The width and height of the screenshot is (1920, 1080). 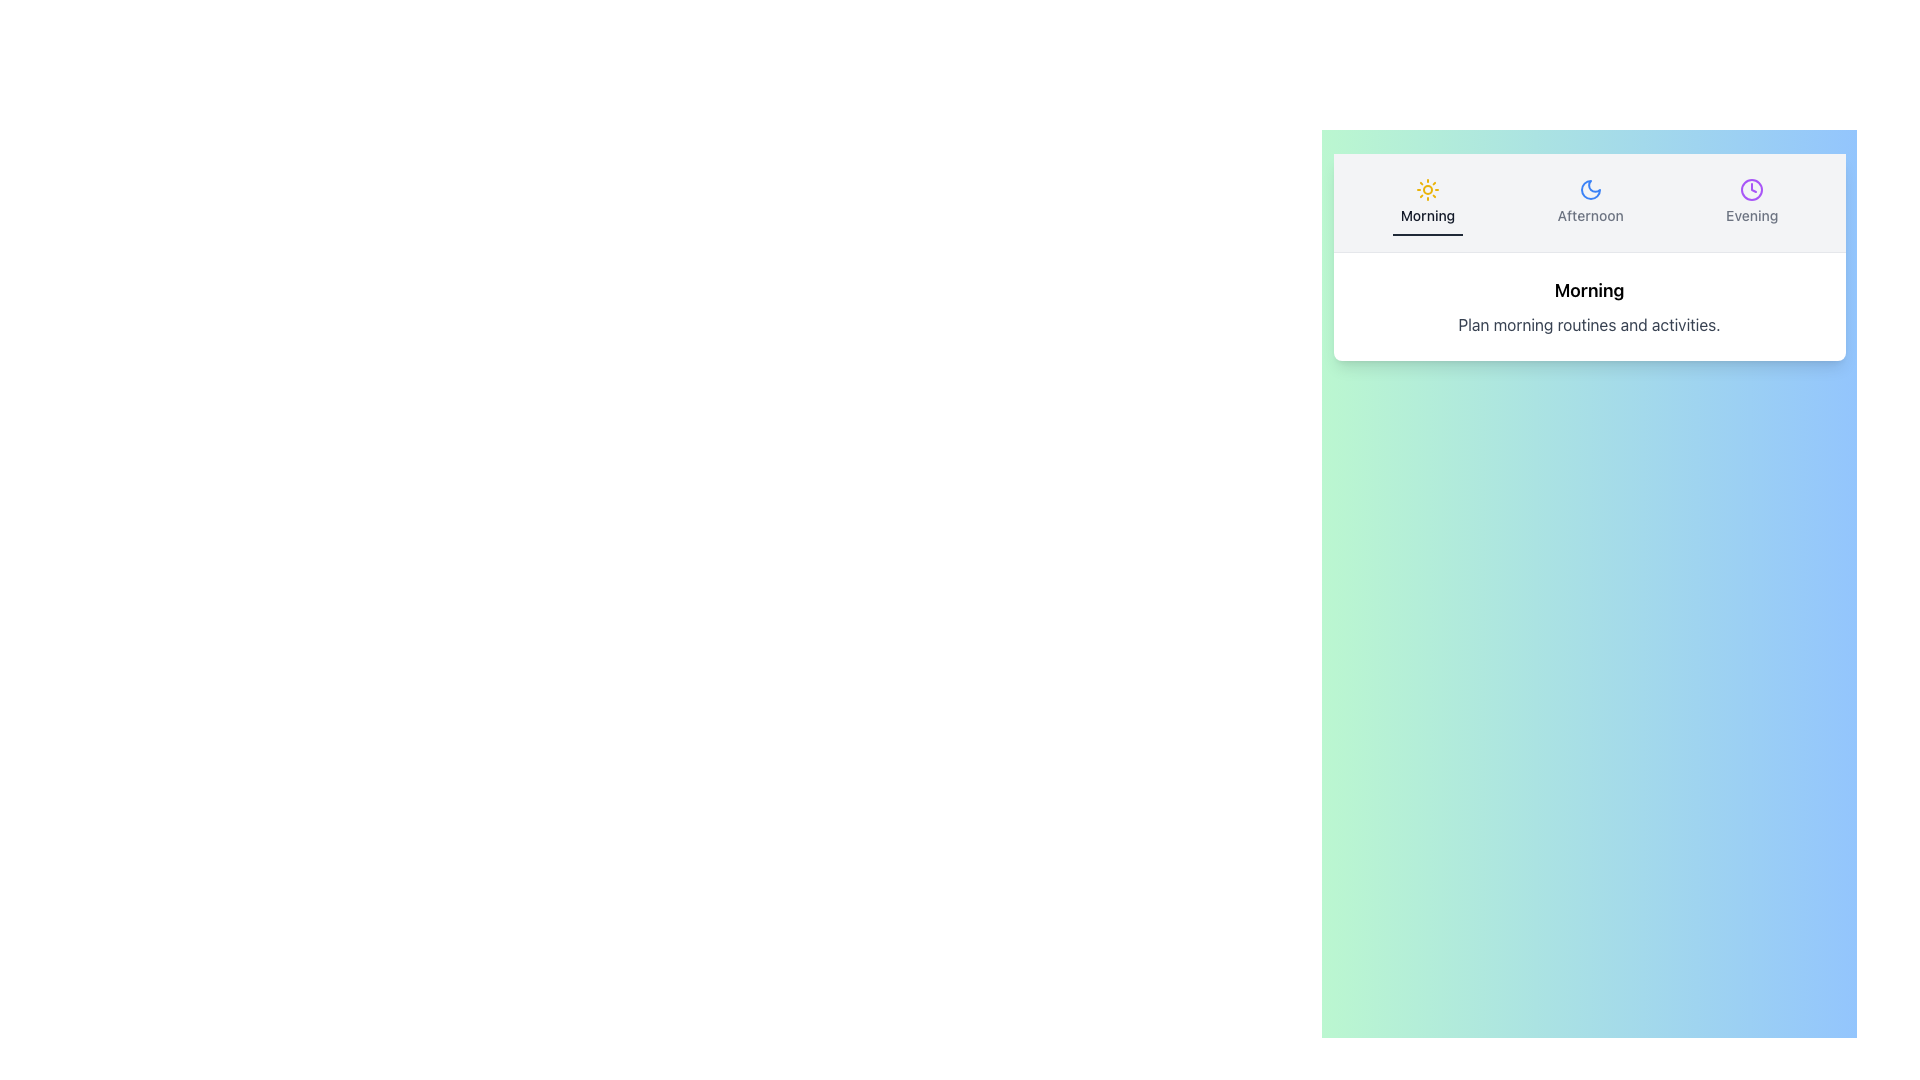 What do you see at coordinates (1589, 216) in the screenshot?
I see `the 'Afternoon' text label` at bounding box center [1589, 216].